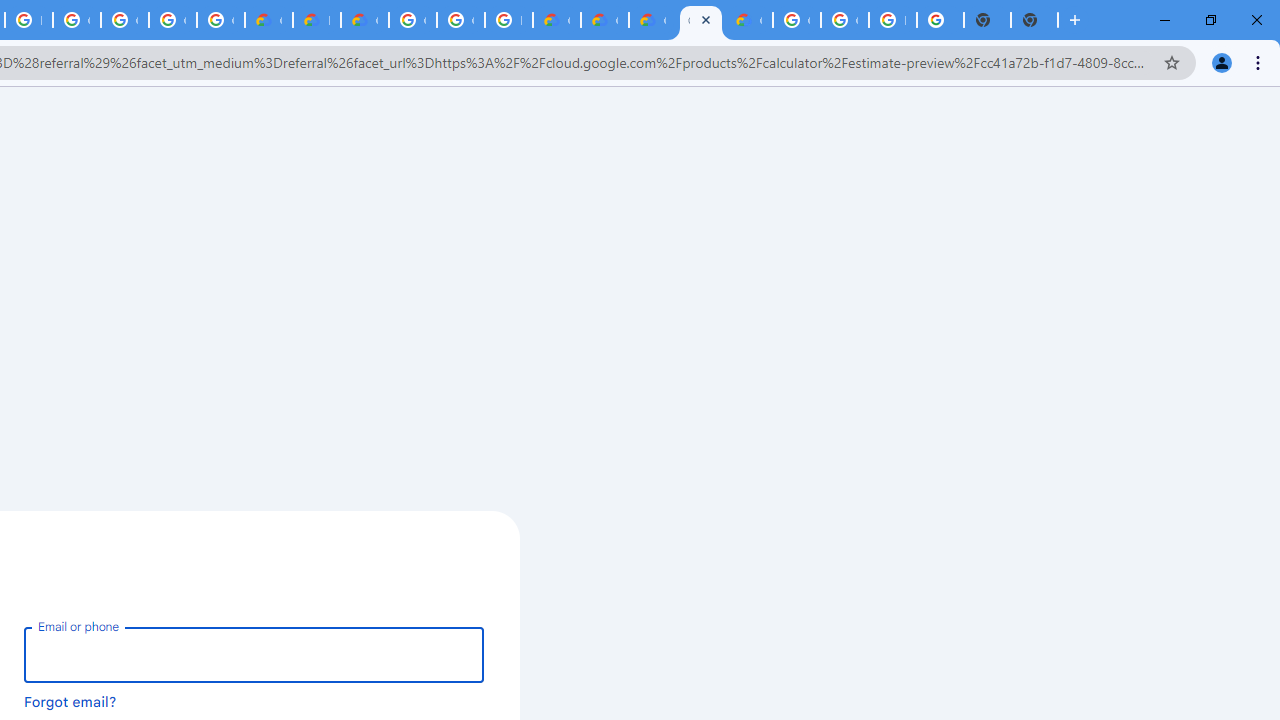 Image resolution: width=1280 pixels, height=720 pixels. I want to click on 'Gemini for Business and Developers | Google Cloud', so click(364, 20).